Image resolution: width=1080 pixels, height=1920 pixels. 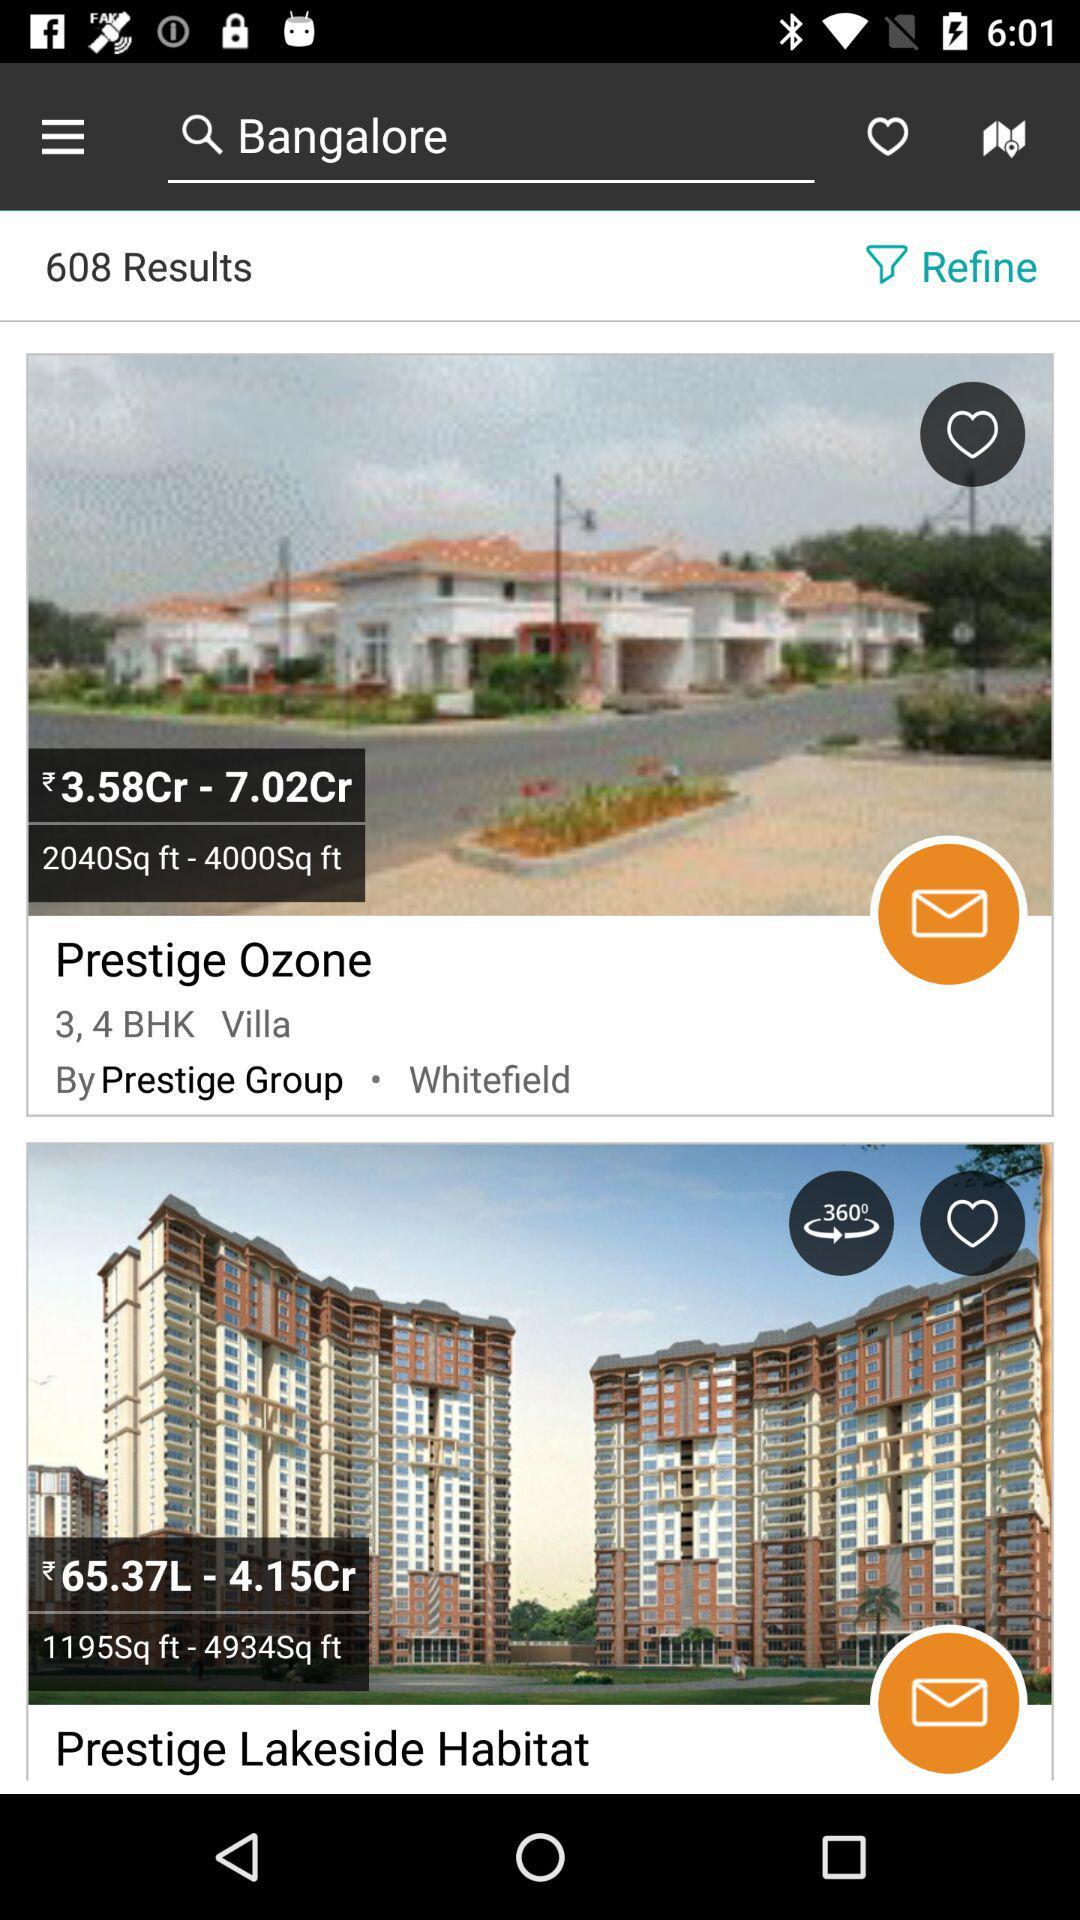 I want to click on sows massage icon, so click(x=947, y=913).